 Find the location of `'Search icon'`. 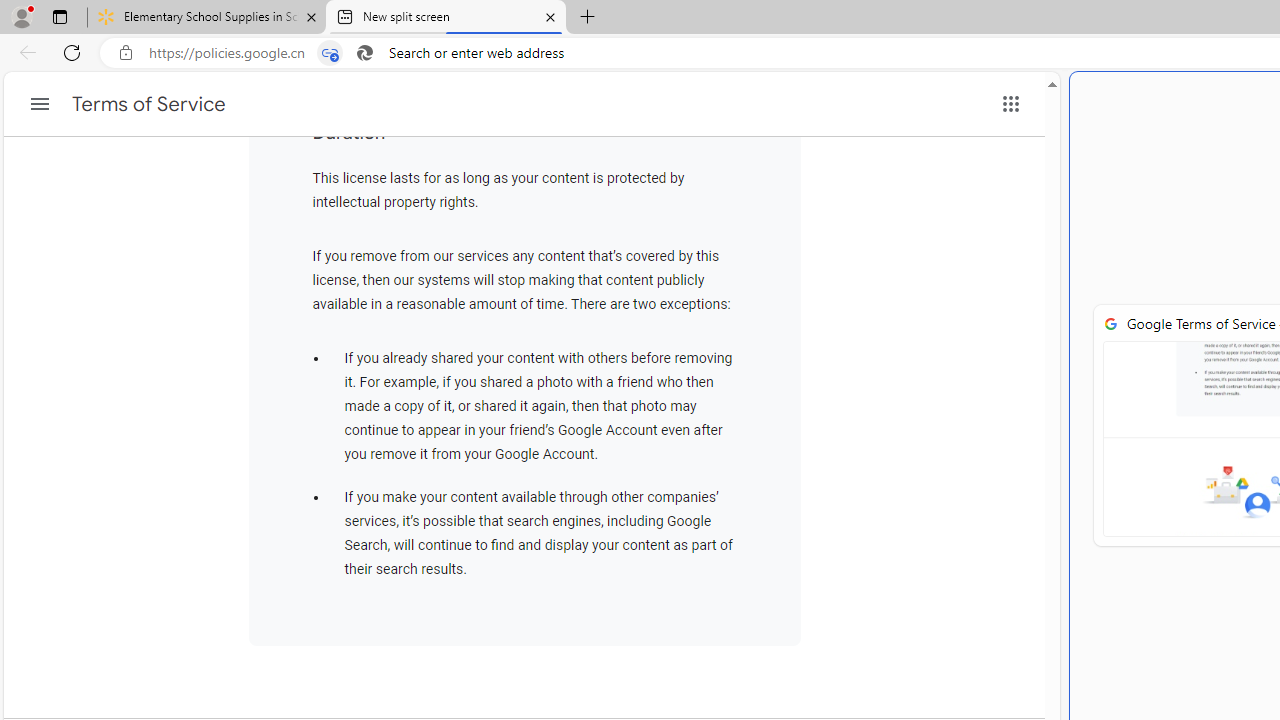

'Search icon' is located at coordinates (365, 52).